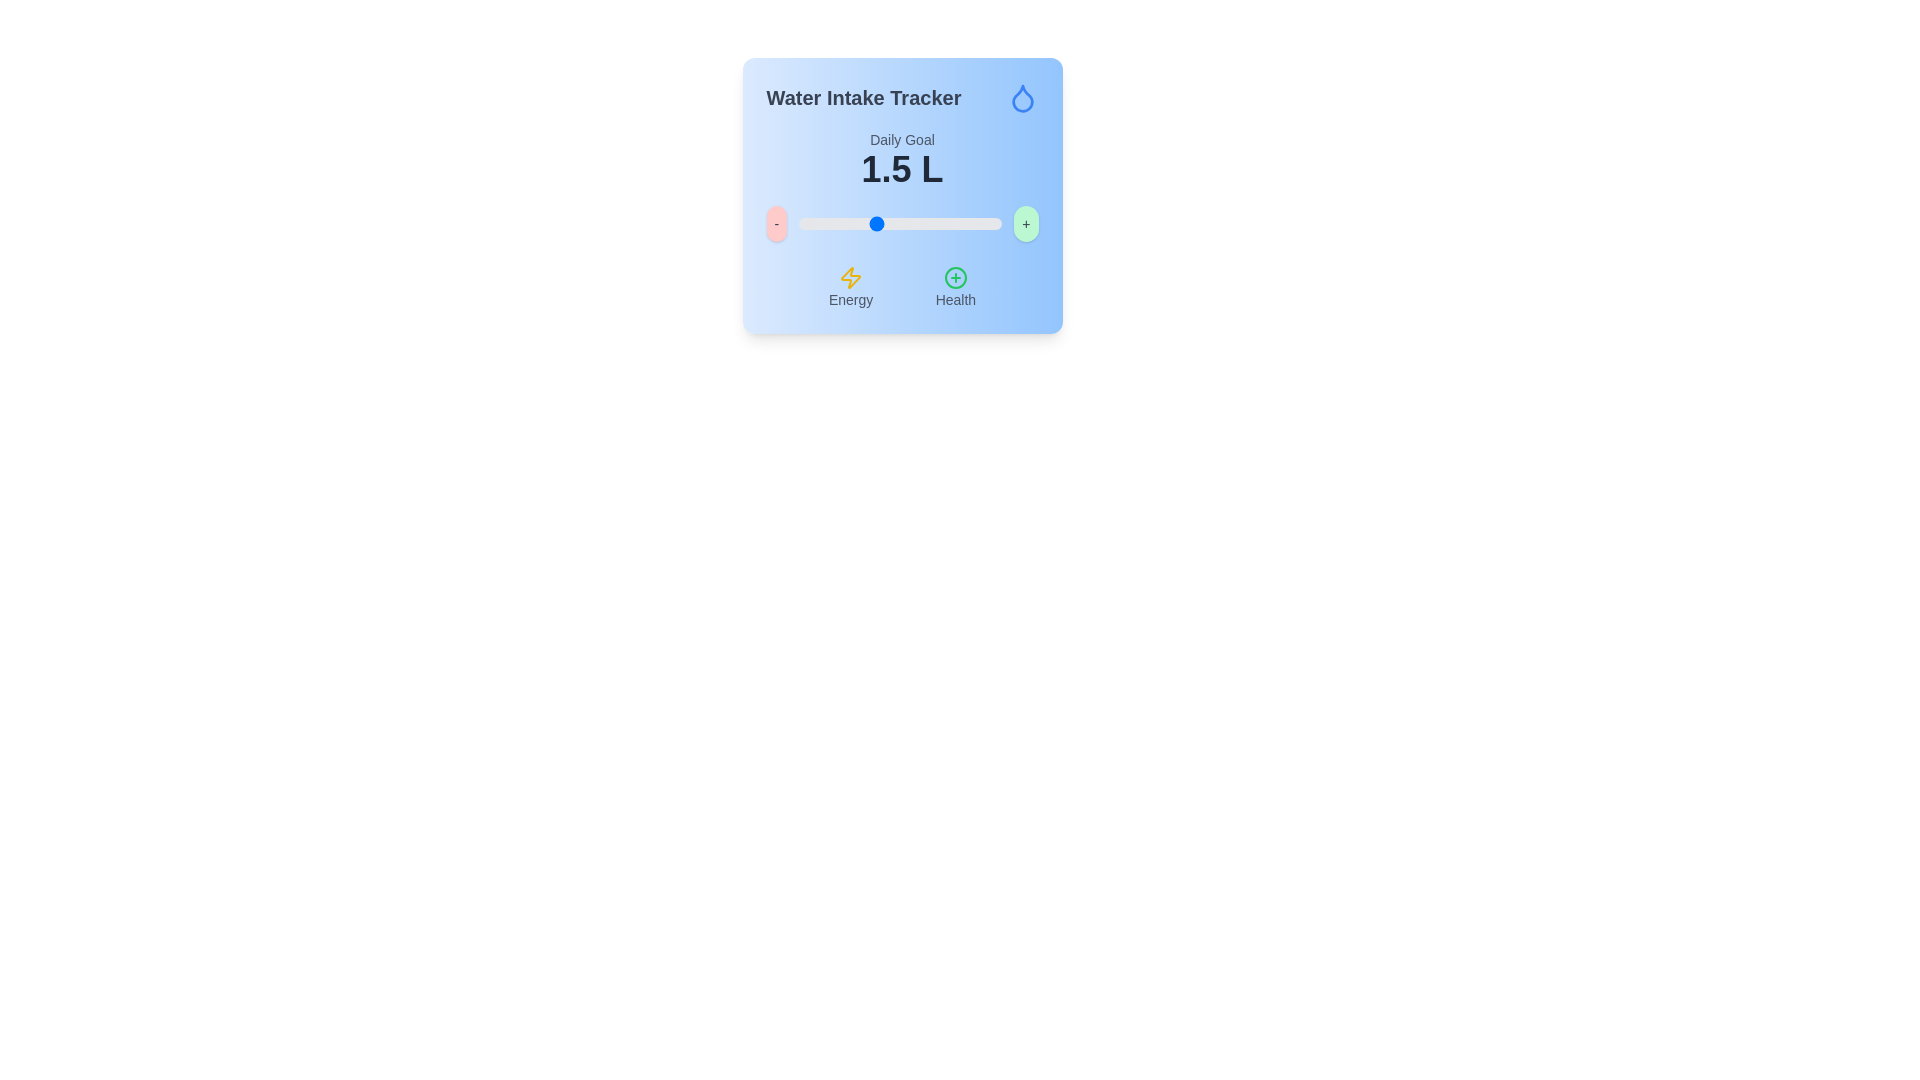  I want to click on the slider, so click(950, 223).